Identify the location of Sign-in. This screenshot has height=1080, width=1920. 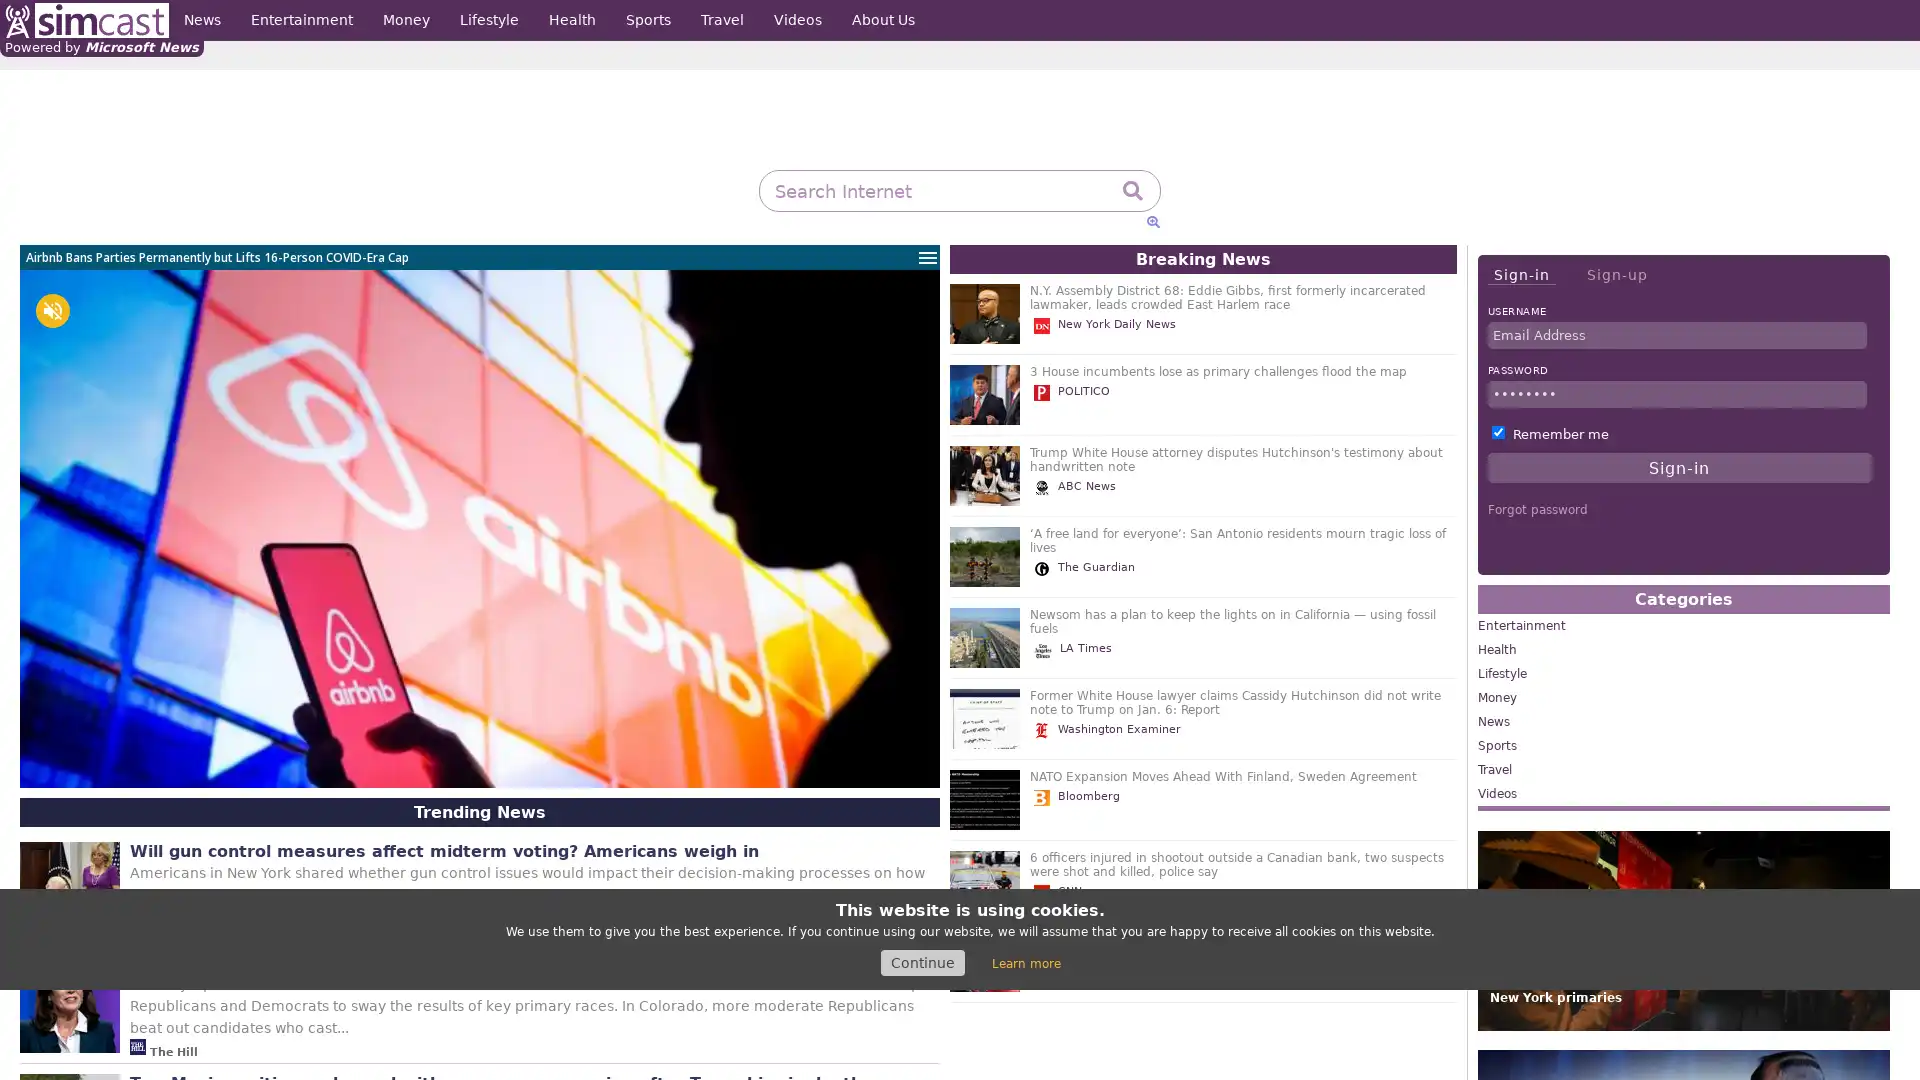
(1679, 467).